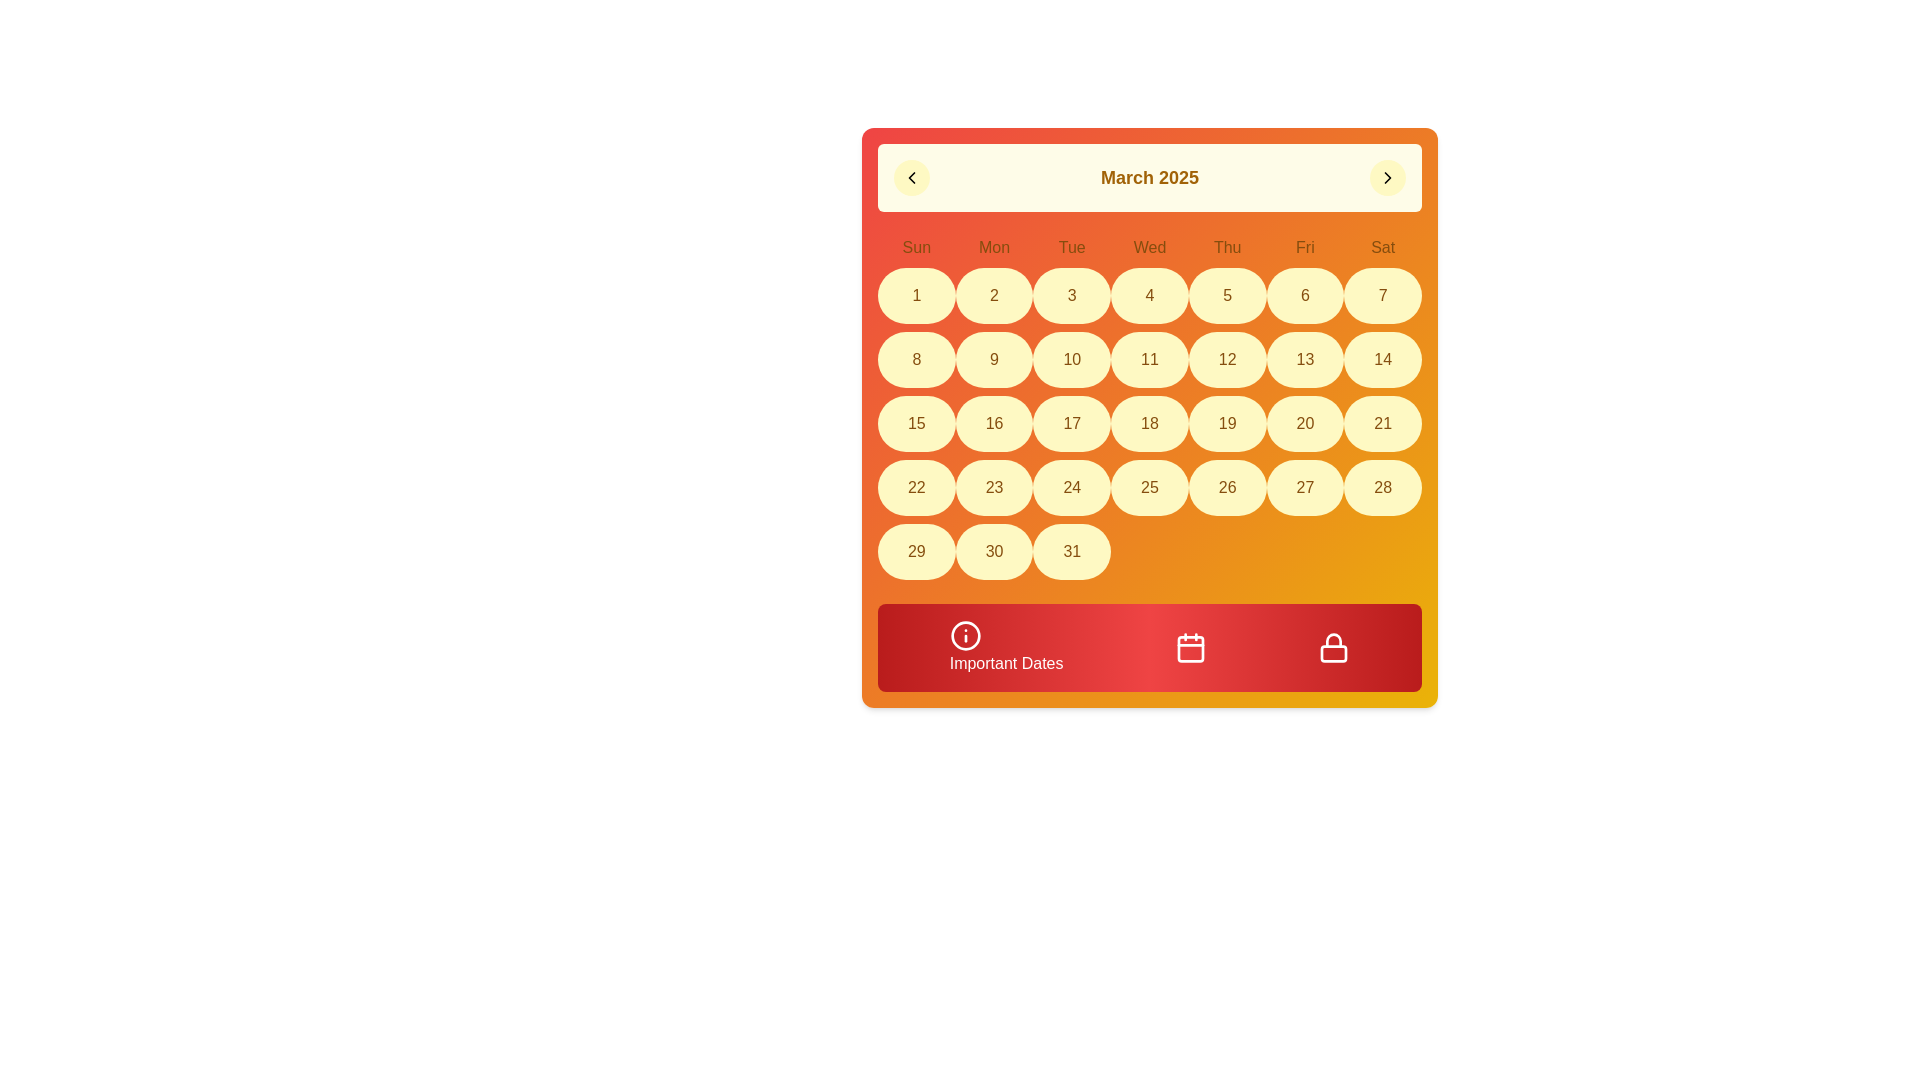 This screenshot has width=1920, height=1080. Describe the element at coordinates (1071, 551) in the screenshot. I see `the circular button labeled '31' with a light yellow background in the seventh row and fifth column of the grid` at that location.